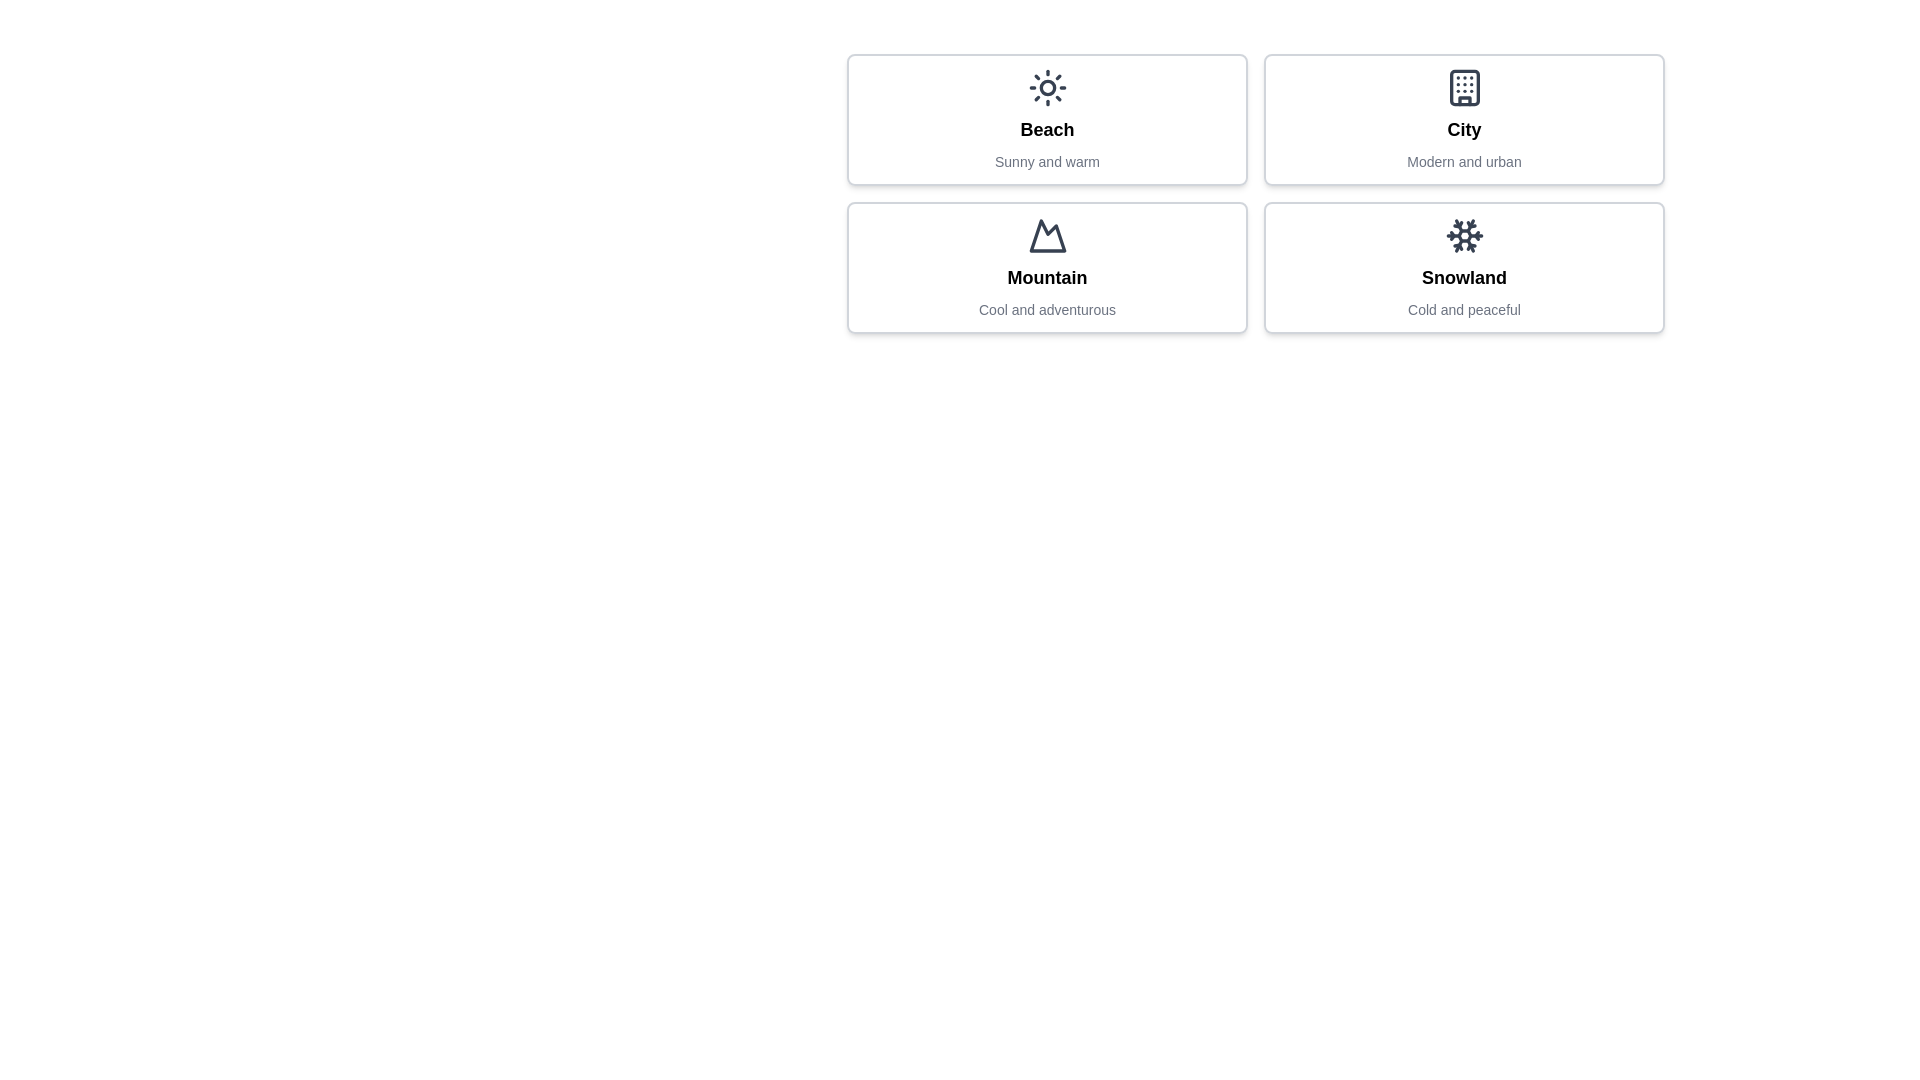 The height and width of the screenshot is (1080, 1920). Describe the element at coordinates (1046, 309) in the screenshot. I see `the text label displaying 'Cool and adventurous' in gray color, located under the 'Mountain' label within a card styled with a border and shadow` at that location.